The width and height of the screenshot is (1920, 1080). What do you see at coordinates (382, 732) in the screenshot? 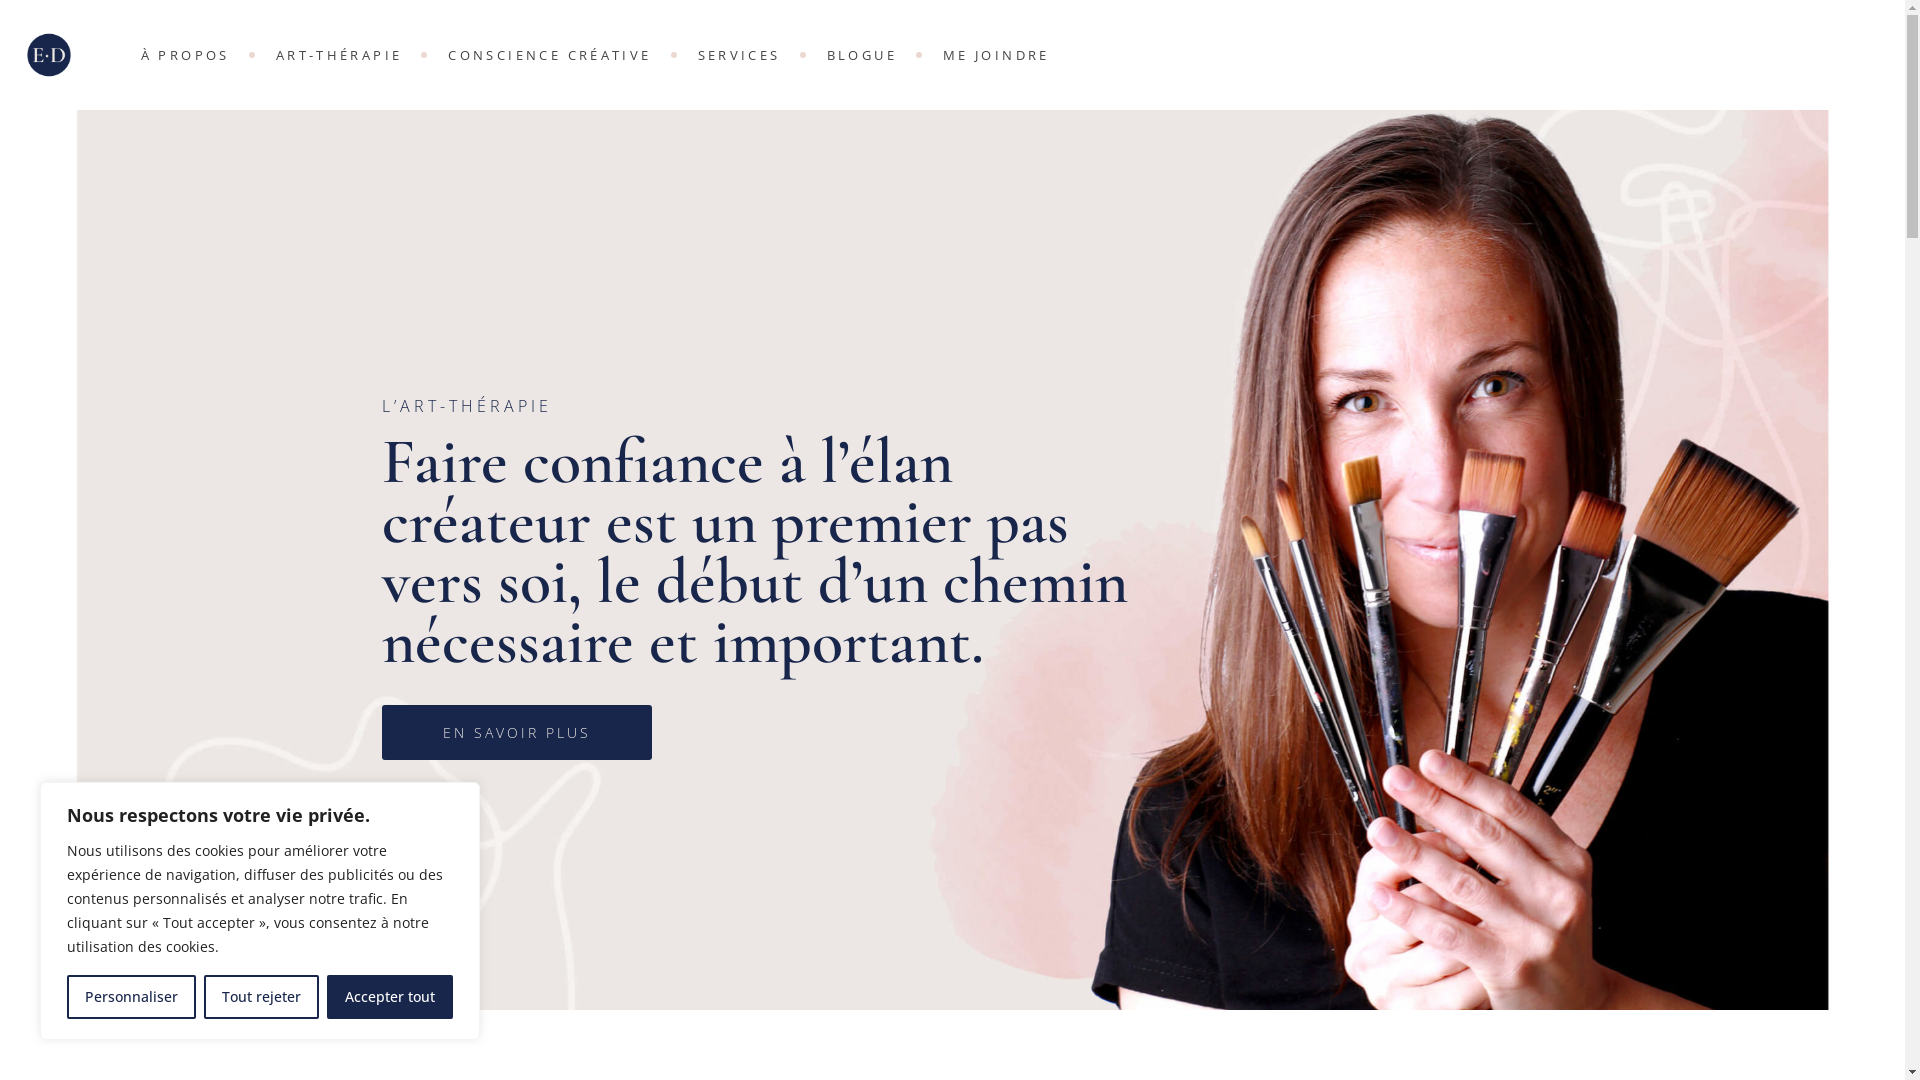
I see `'EN SAVOIR PLUS'` at bounding box center [382, 732].